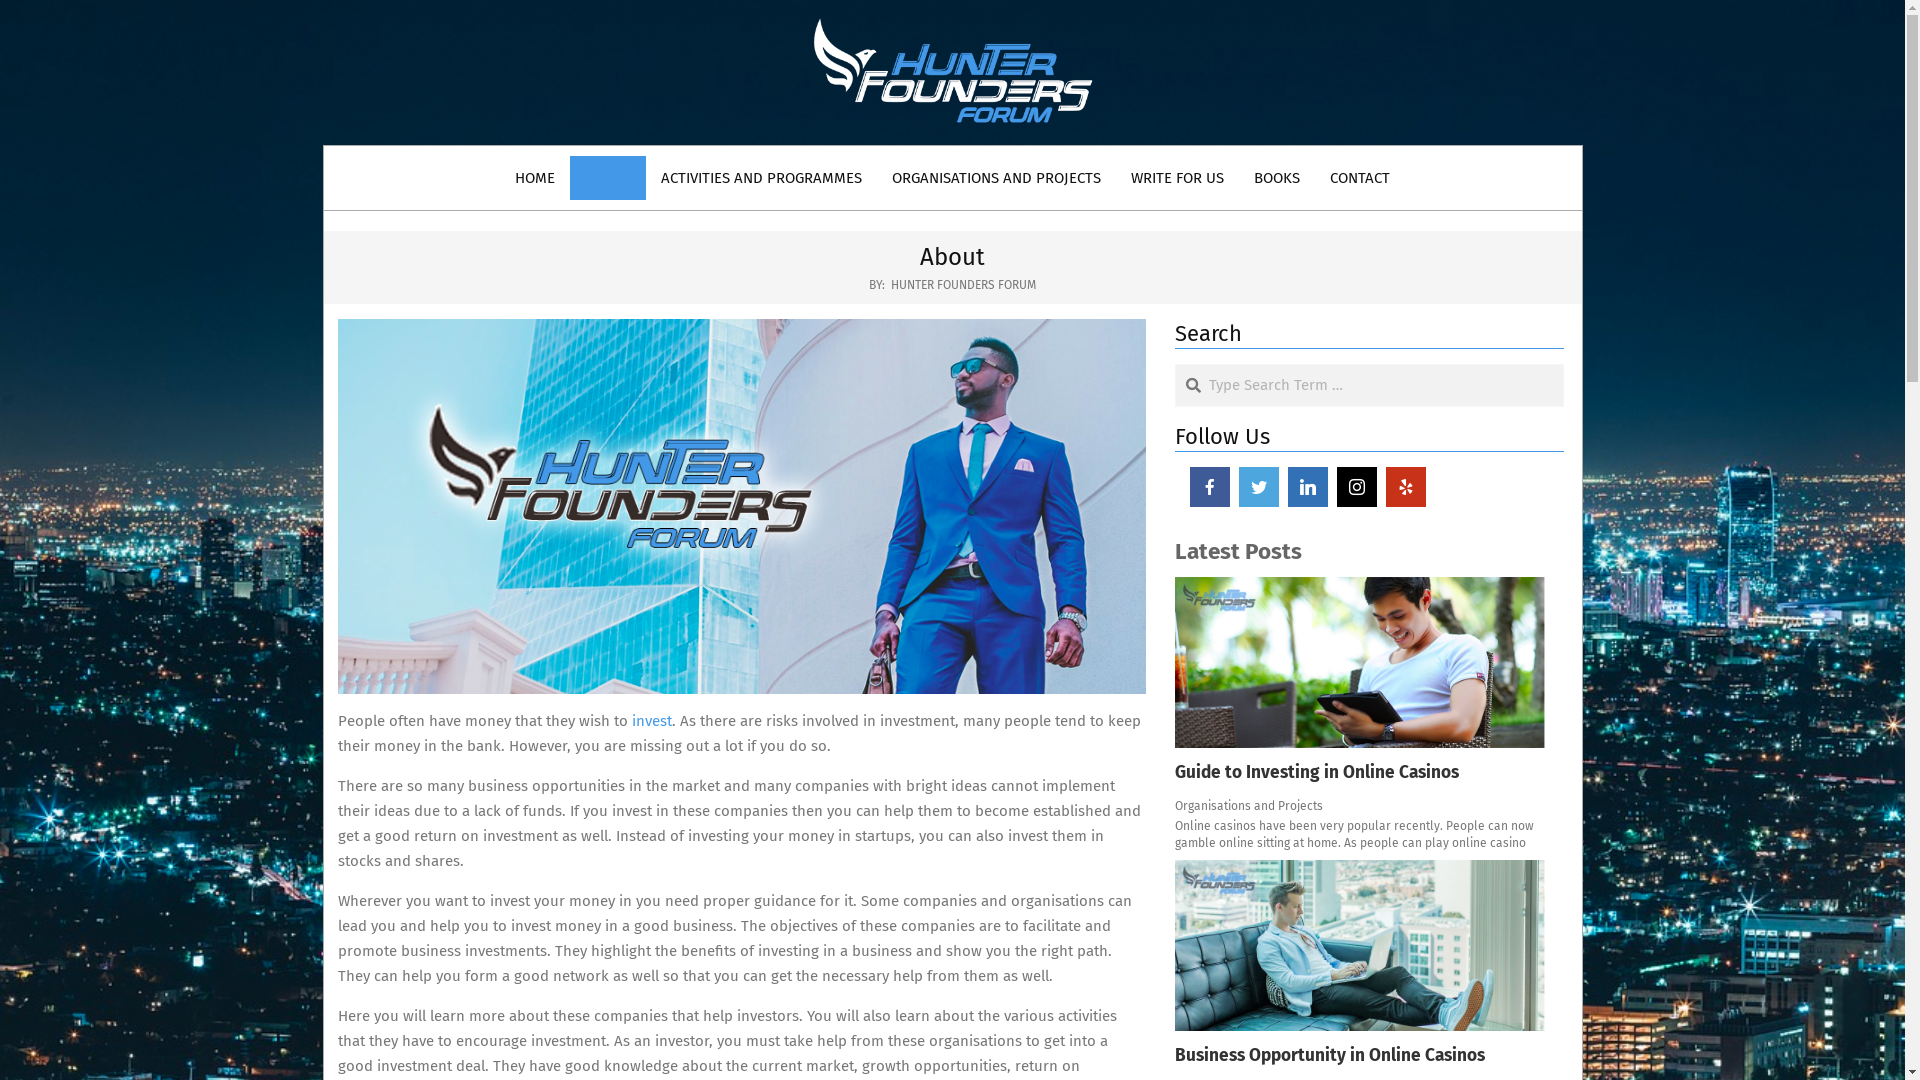 The width and height of the screenshot is (1920, 1080). What do you see at coordinates (607, 176) in the screenshot?
I see `'ABOUT'` at bounding box center [607, 176].